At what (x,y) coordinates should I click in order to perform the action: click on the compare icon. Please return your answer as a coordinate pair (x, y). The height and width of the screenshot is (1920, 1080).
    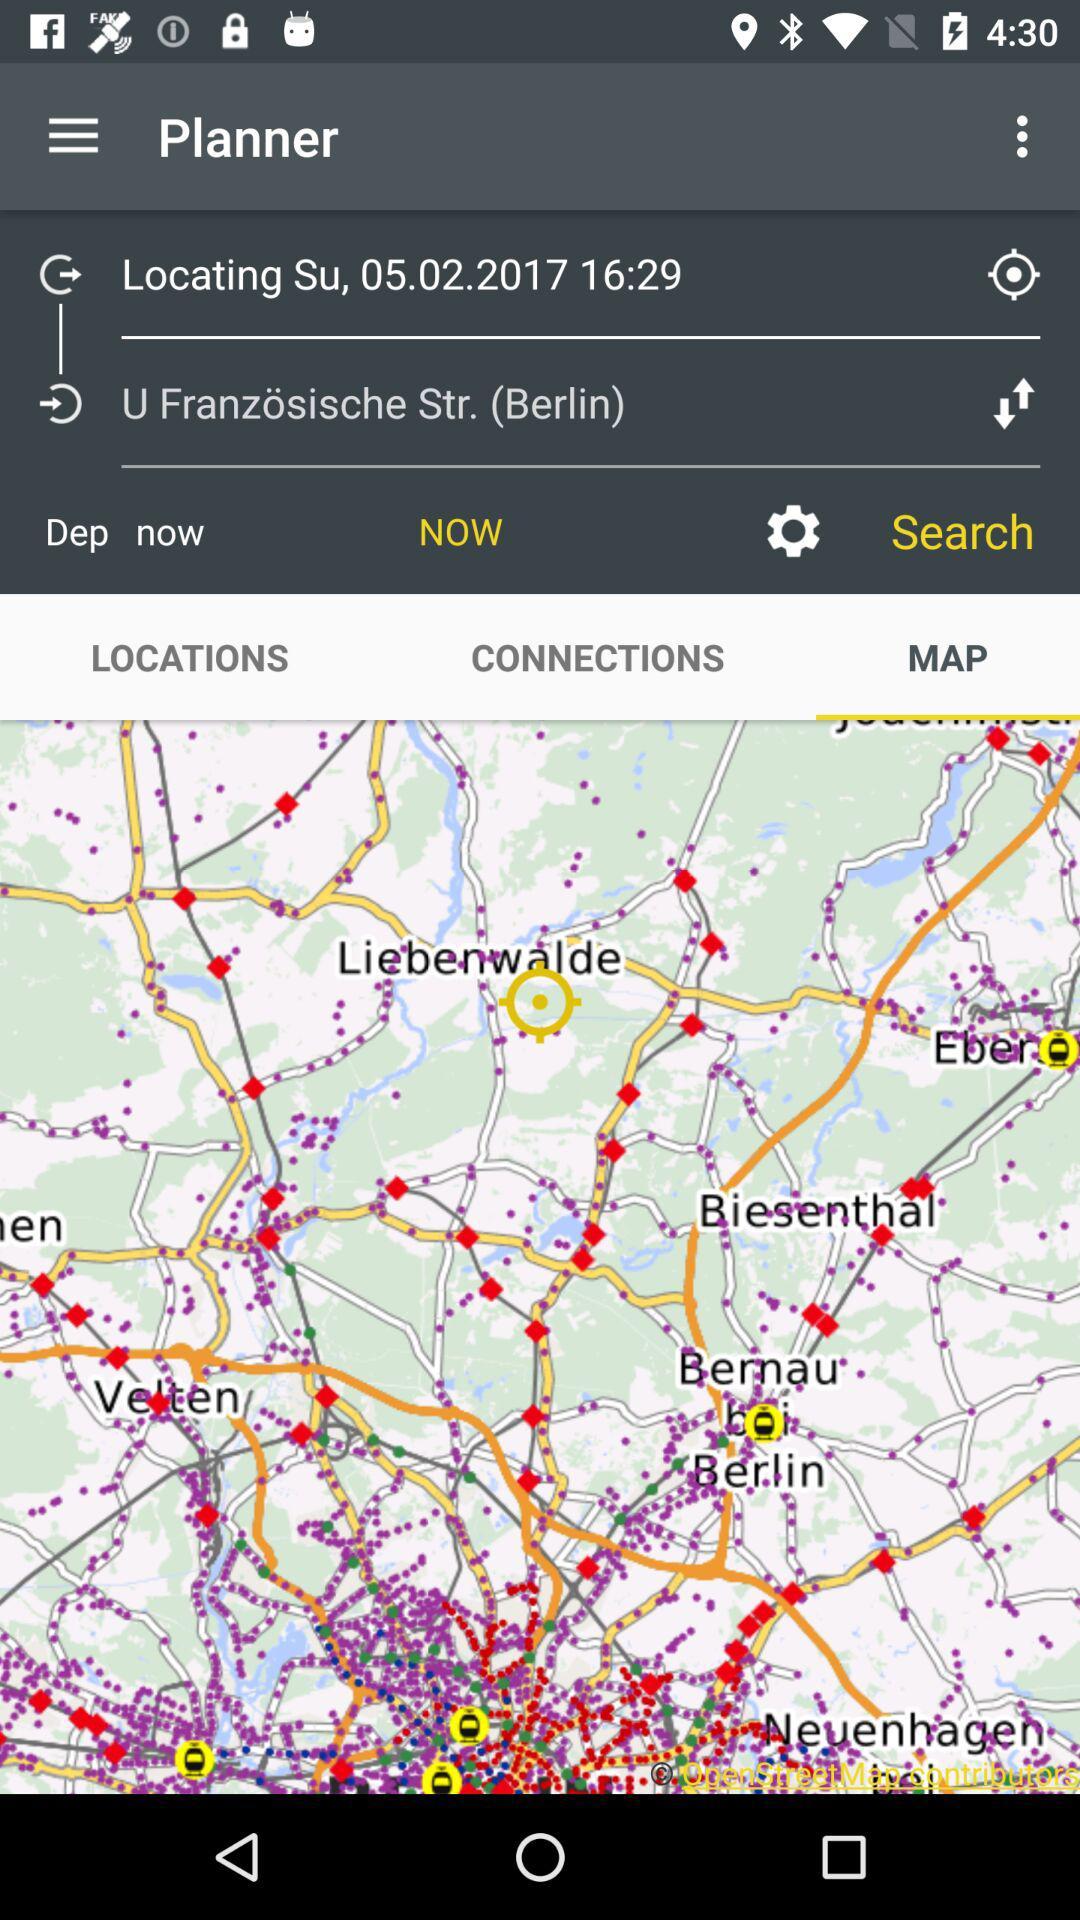
    Looking at the image, I should click on (1014, 402).